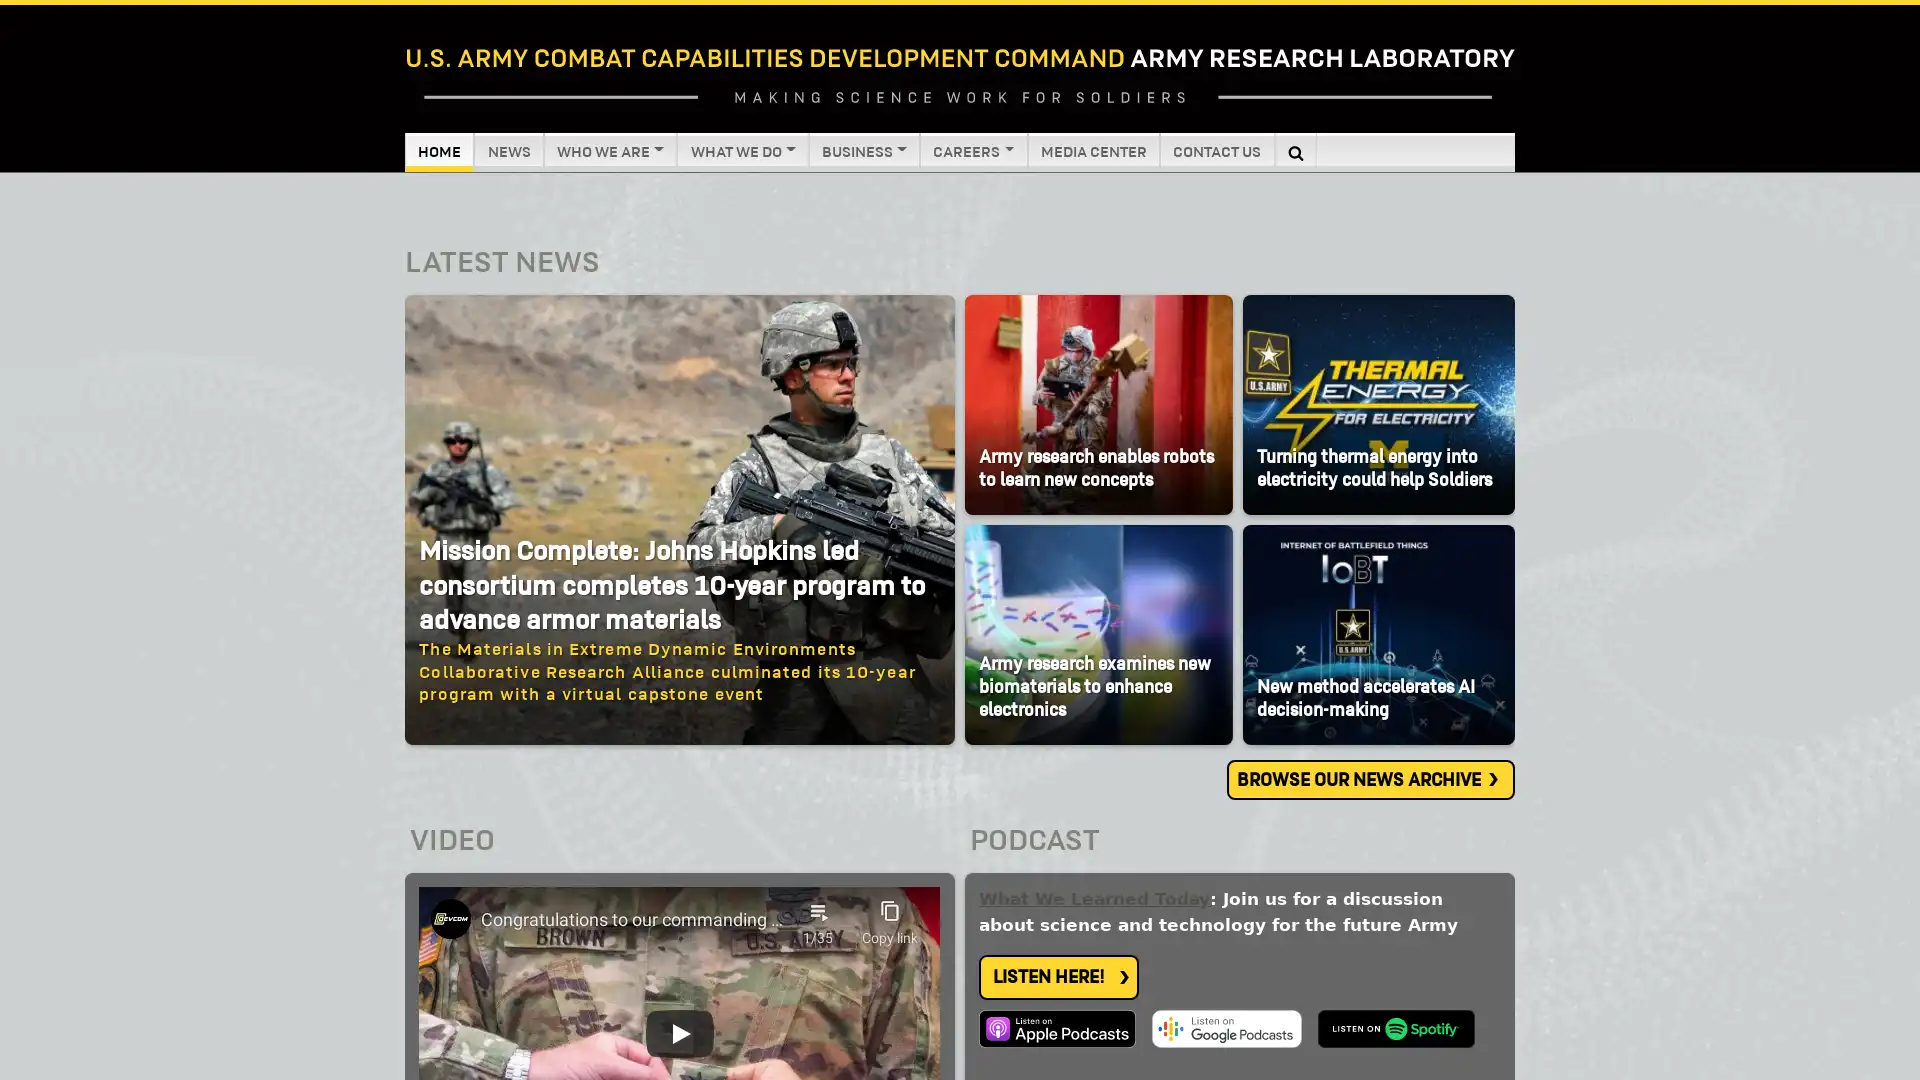 This screenshot has width=1920, height=1080. Describe the element at coordinates (508, 151) in the screenshot. I see `NEWS` at that location.